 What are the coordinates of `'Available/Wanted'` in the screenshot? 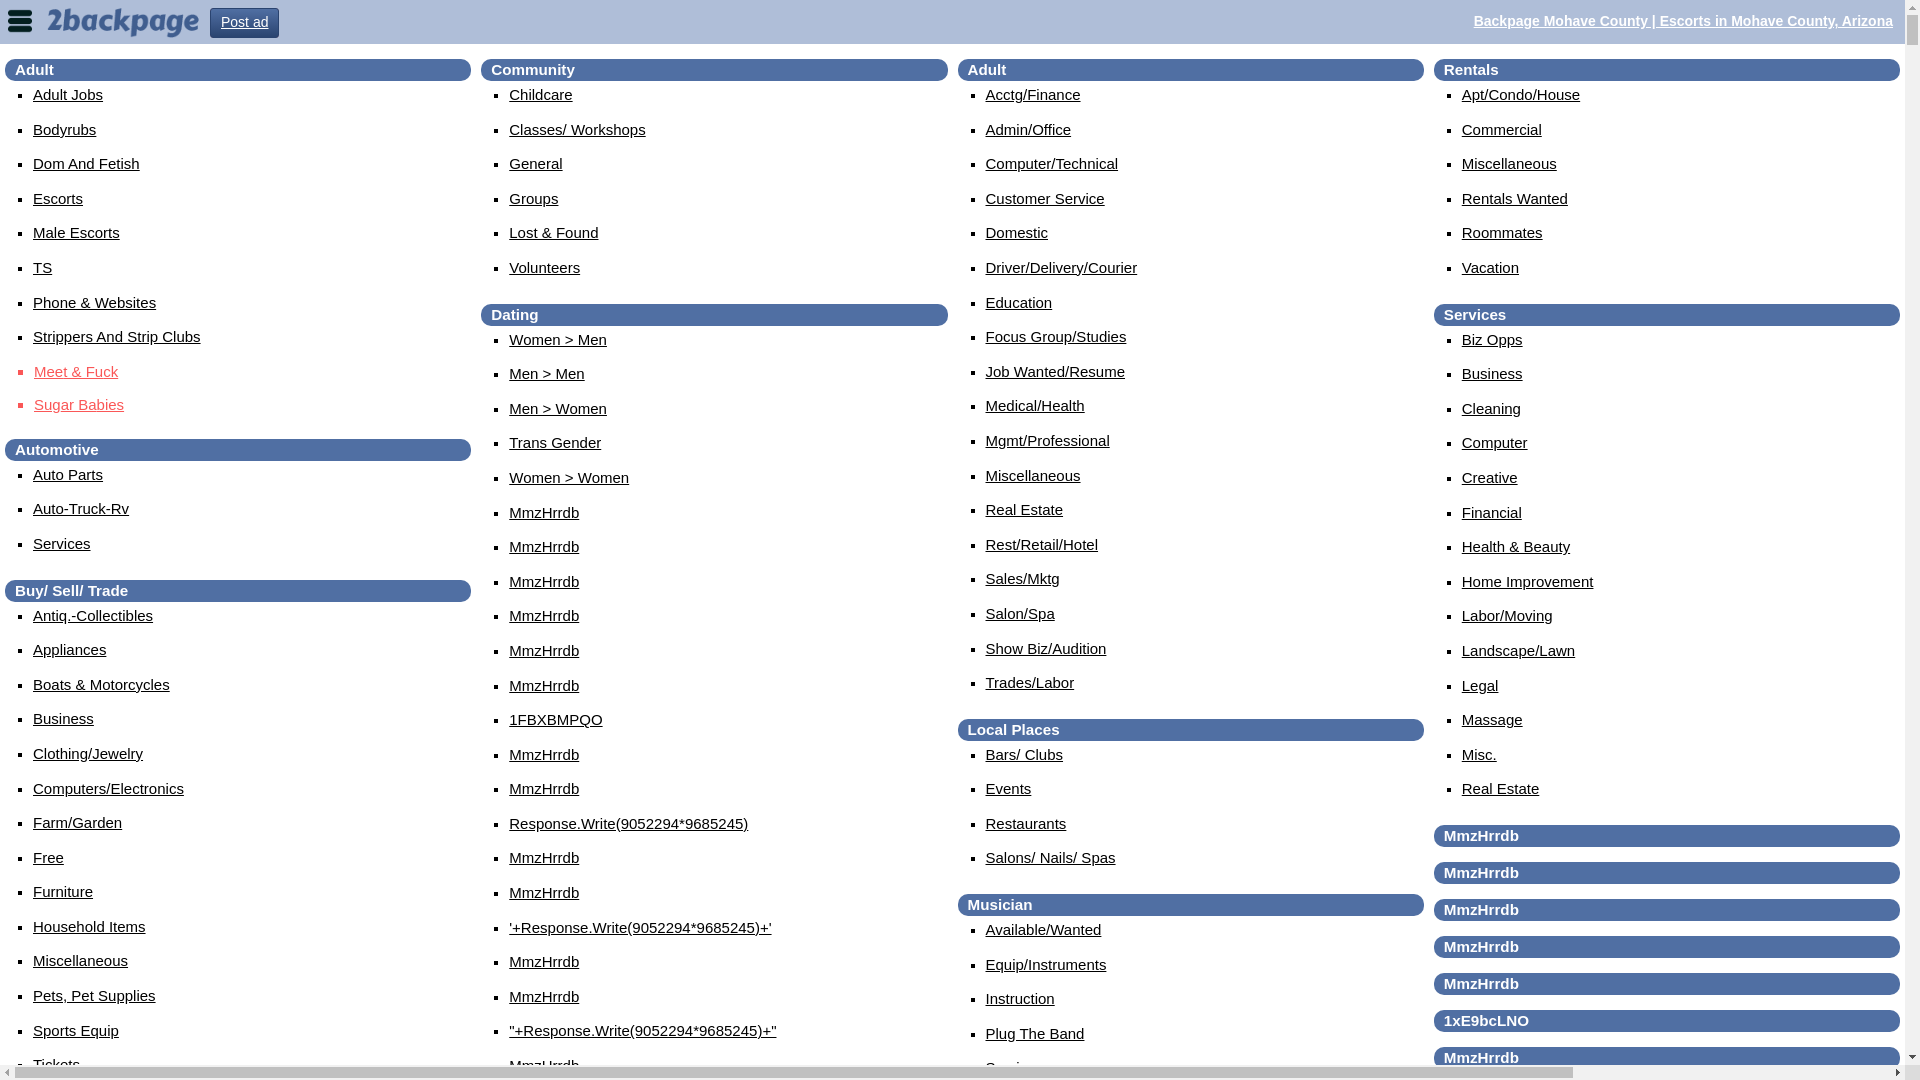 It's located at (985, 929).